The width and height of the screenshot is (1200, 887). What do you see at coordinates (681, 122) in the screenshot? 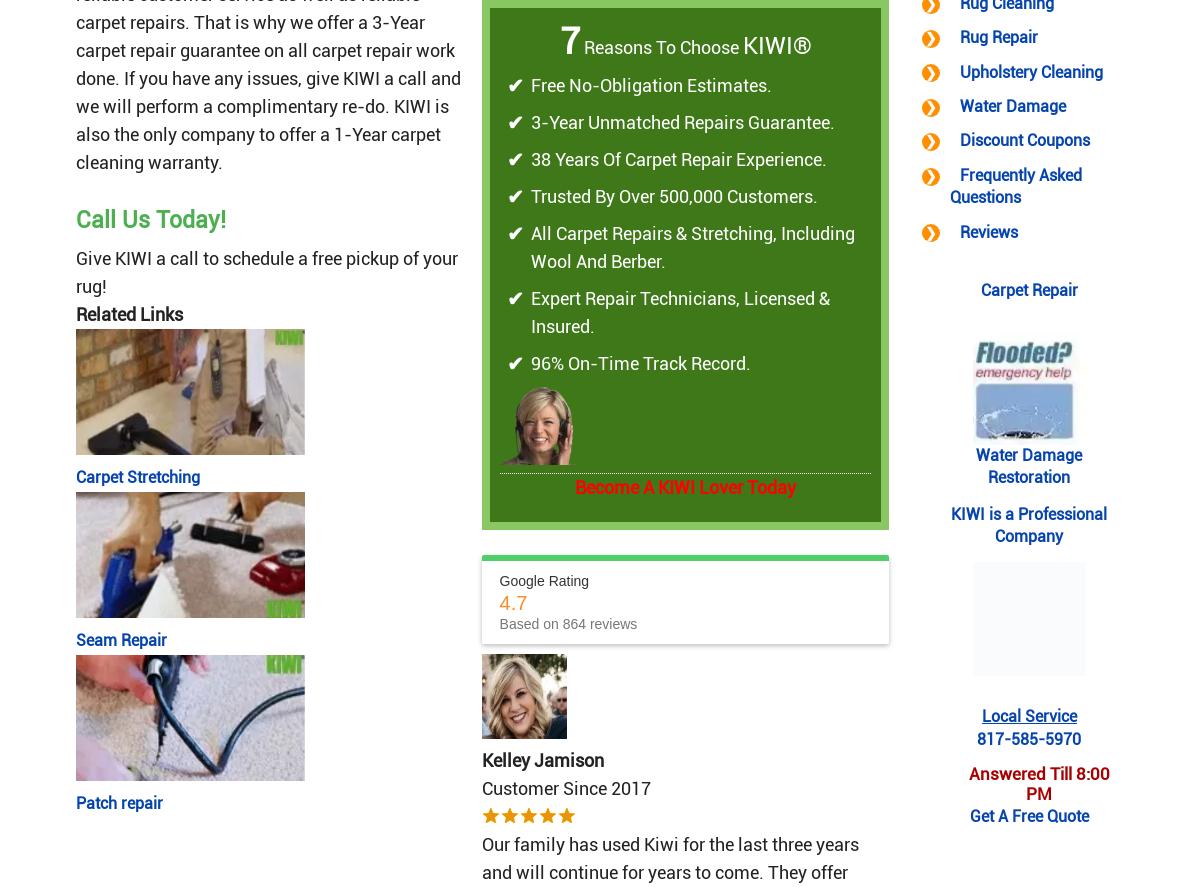
I see `'3-Year Unmatched Repairs Guarantee.'` at bounding box center [681, 122].